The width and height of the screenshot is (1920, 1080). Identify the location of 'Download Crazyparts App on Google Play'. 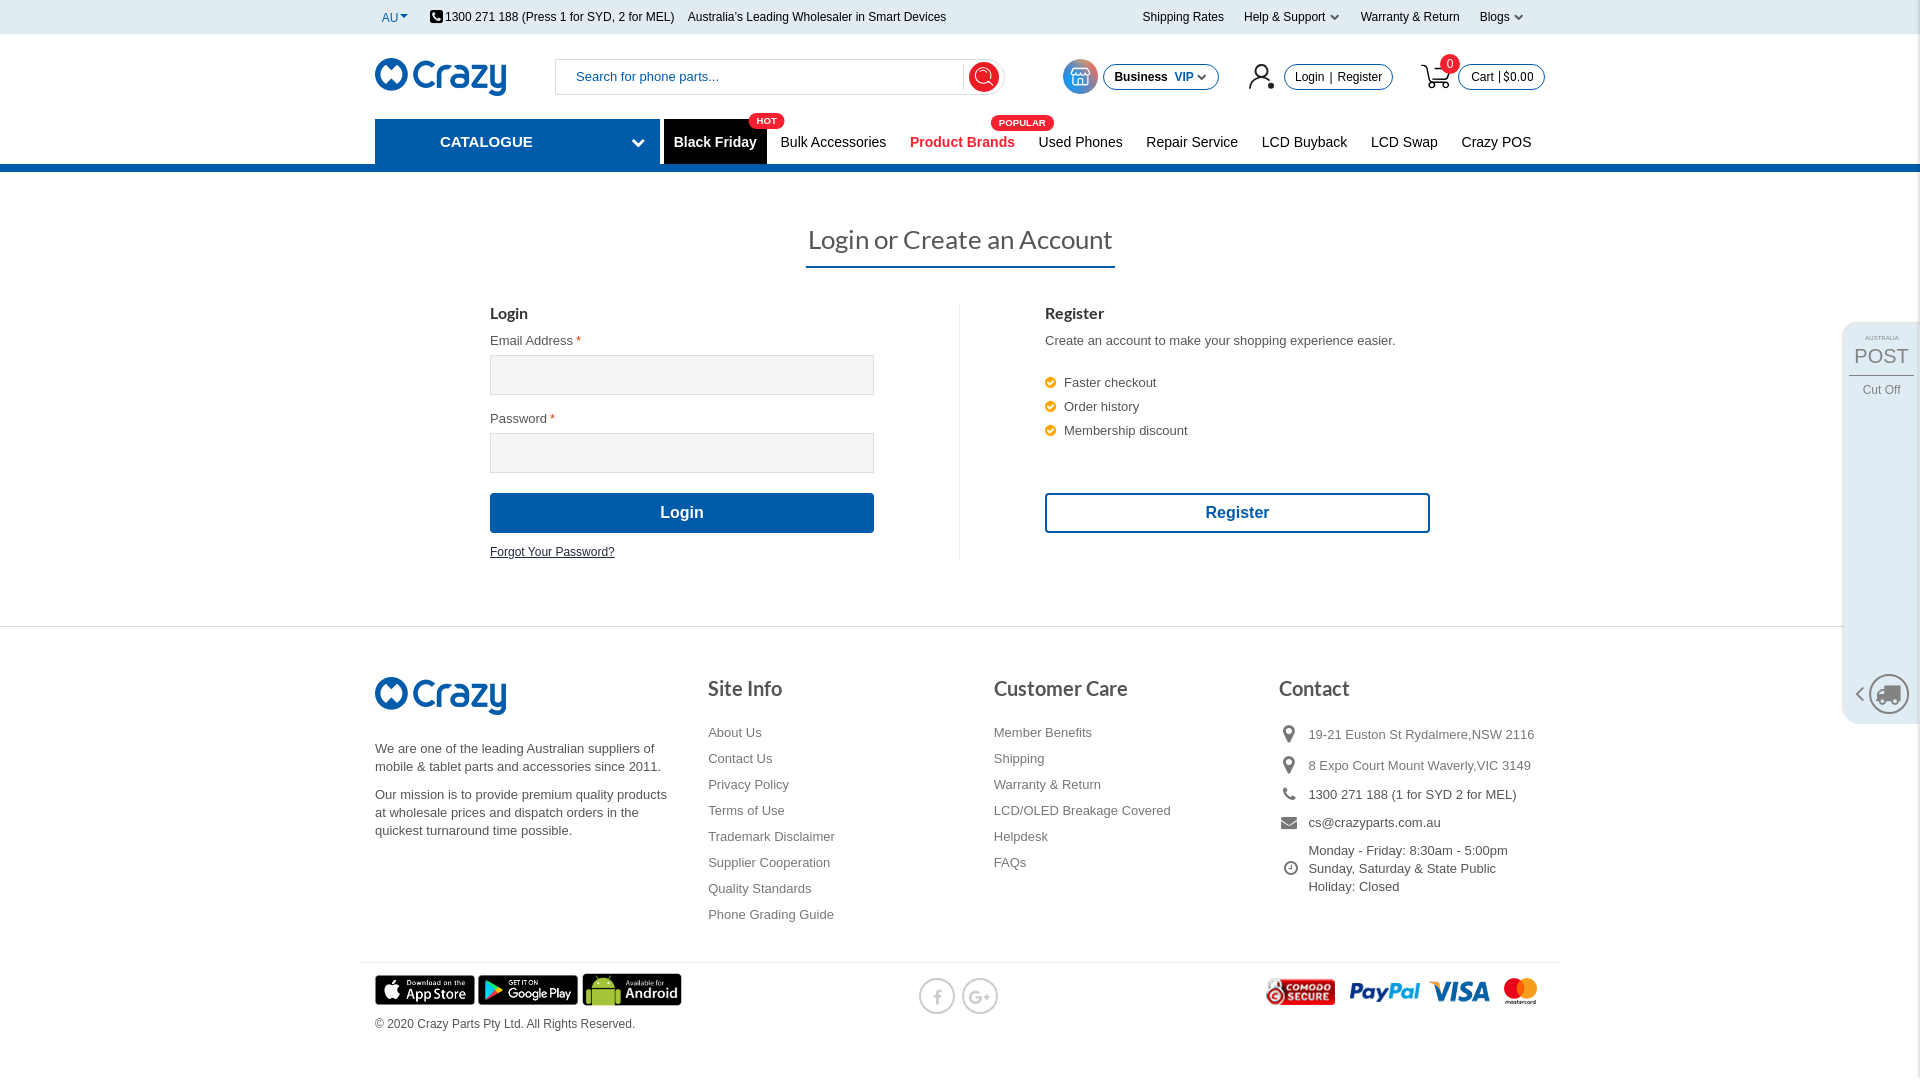
(529, 987).